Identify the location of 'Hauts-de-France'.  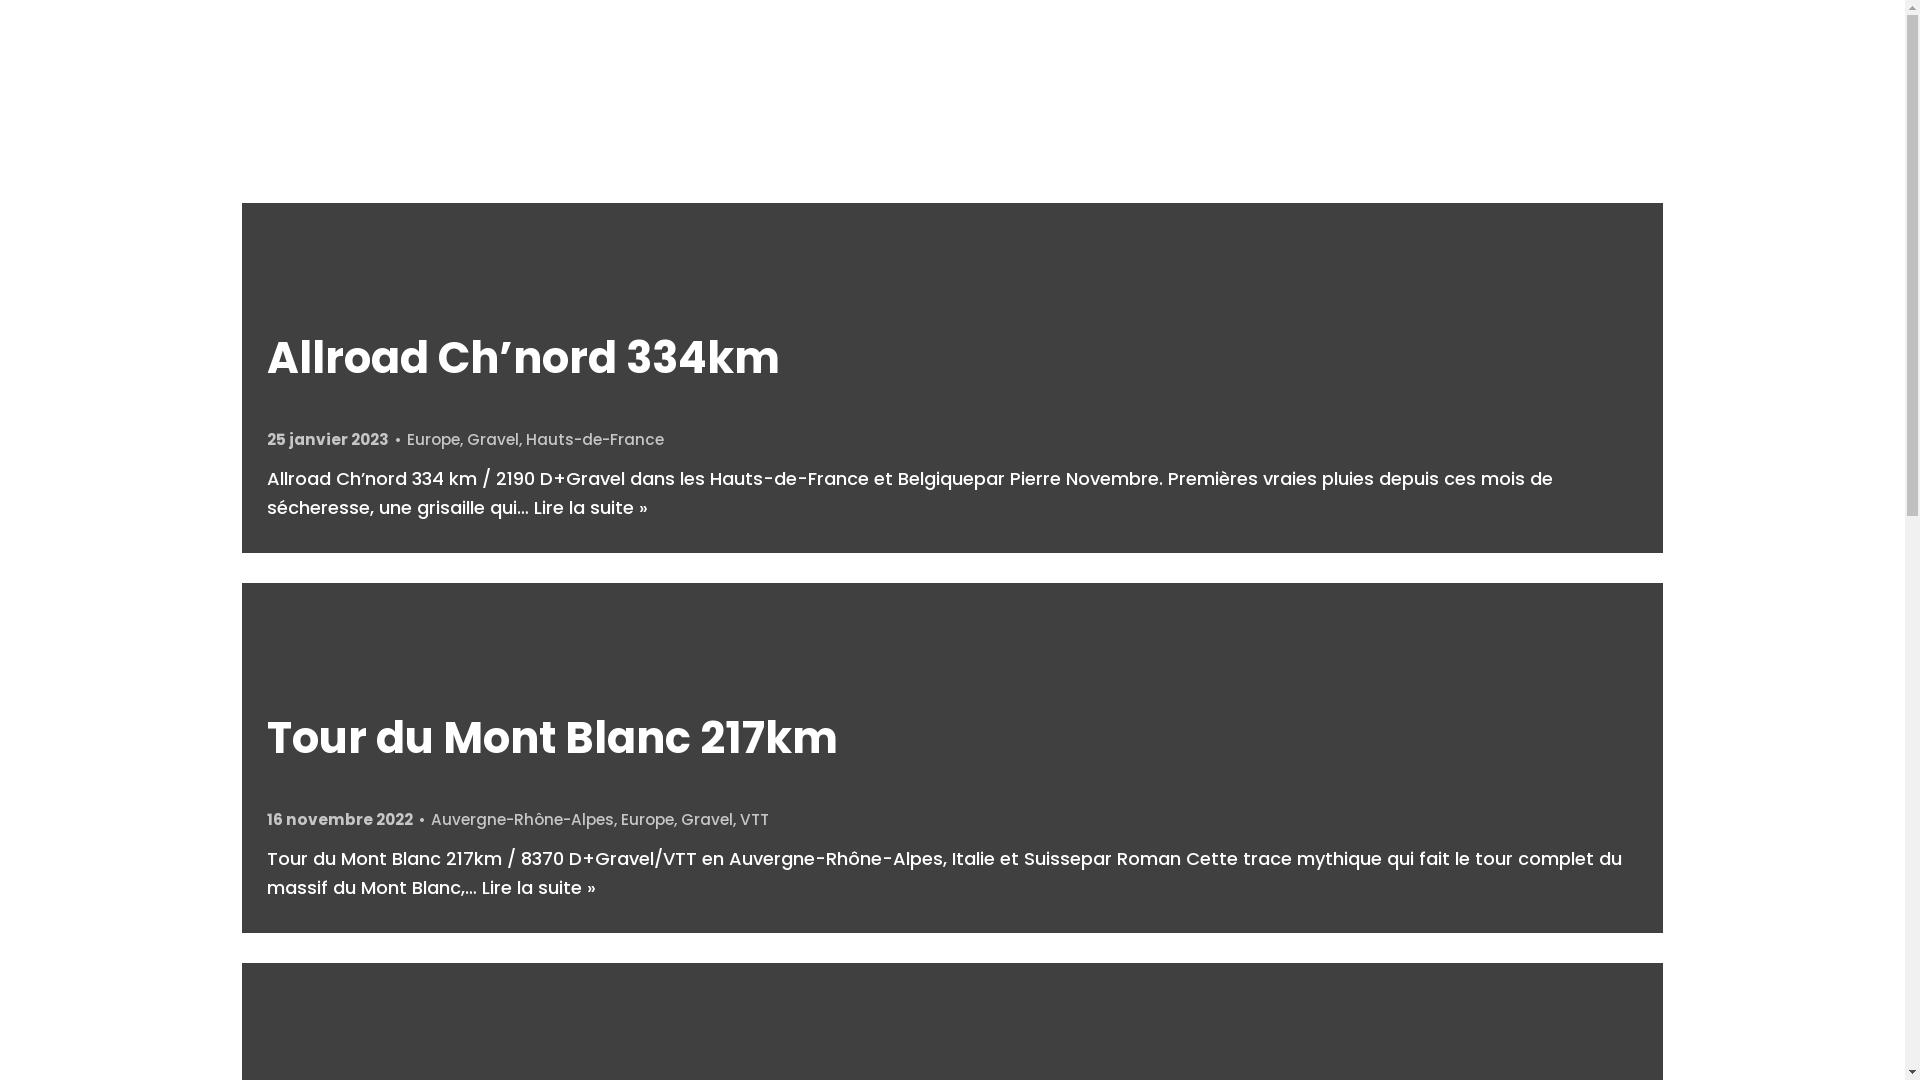
(526, 438).